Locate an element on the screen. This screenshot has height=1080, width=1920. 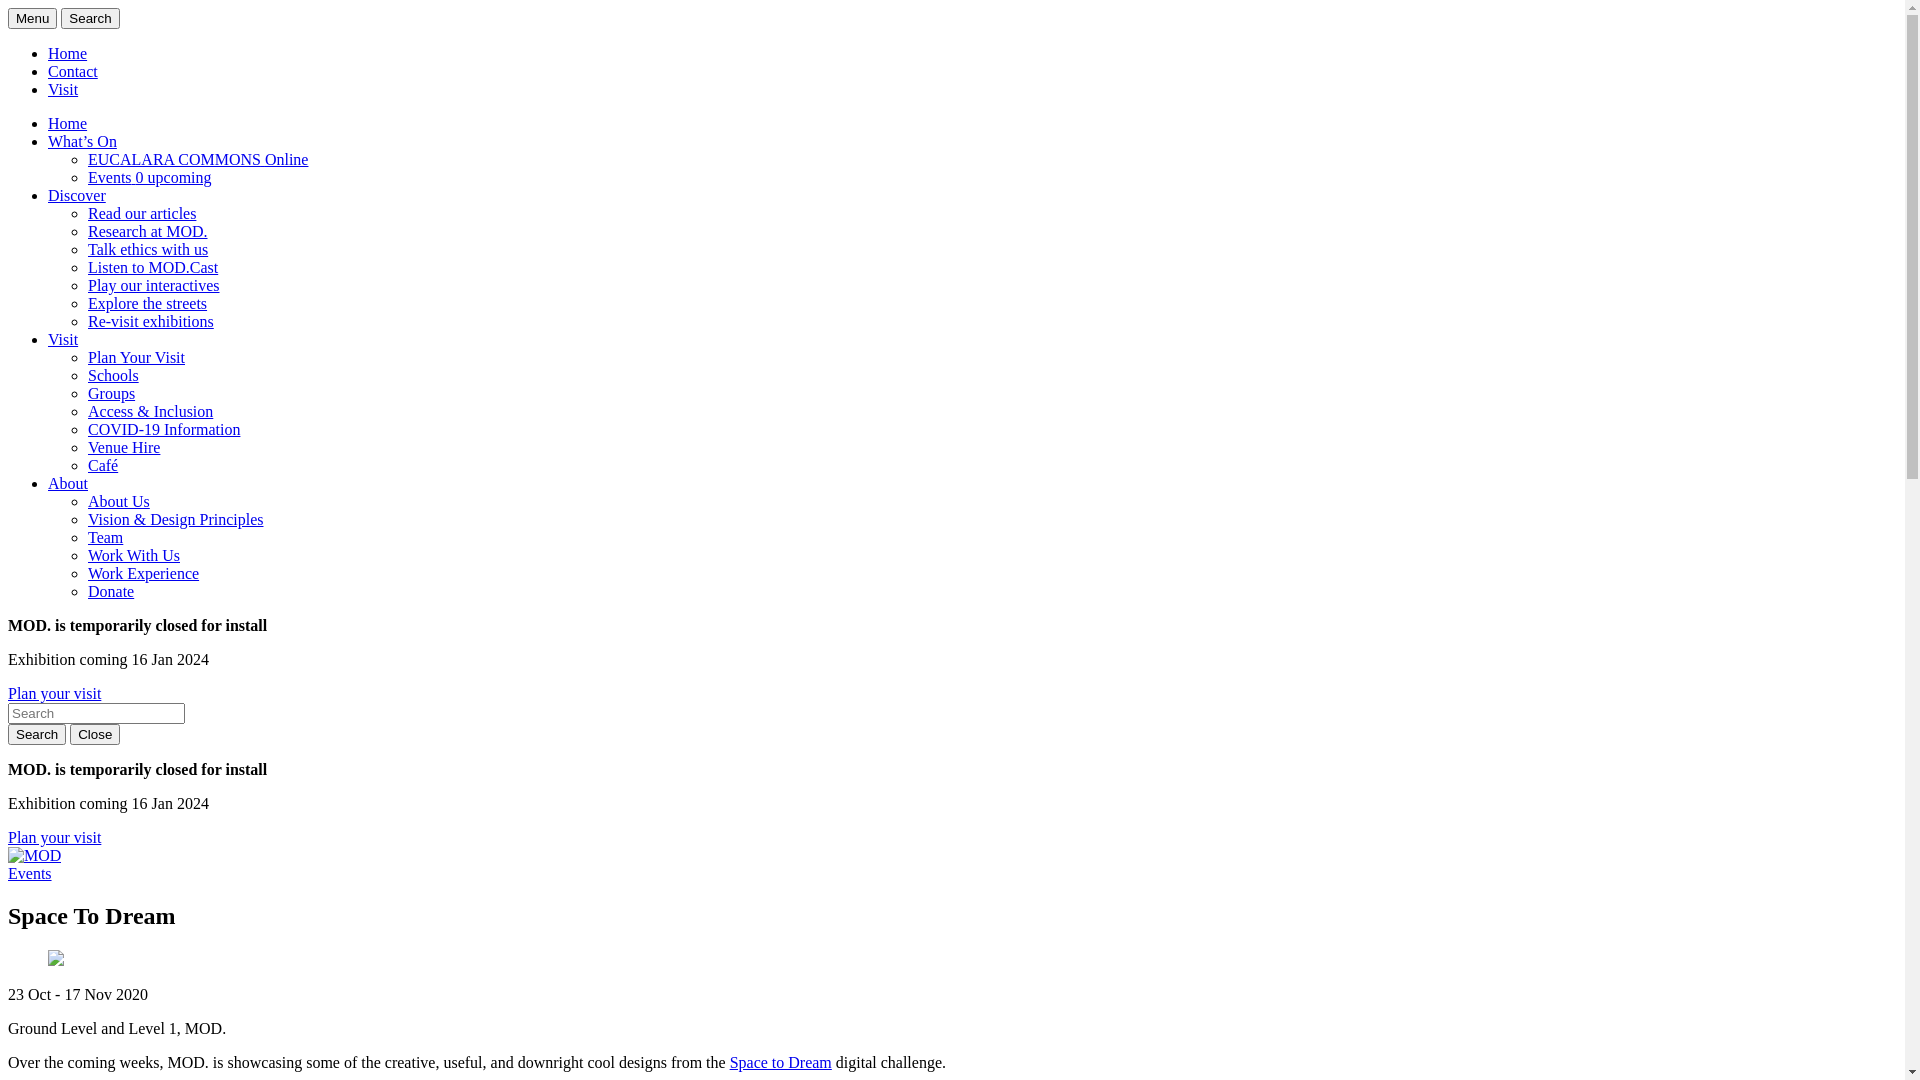
'Events' is located at coordinates (29, 872).